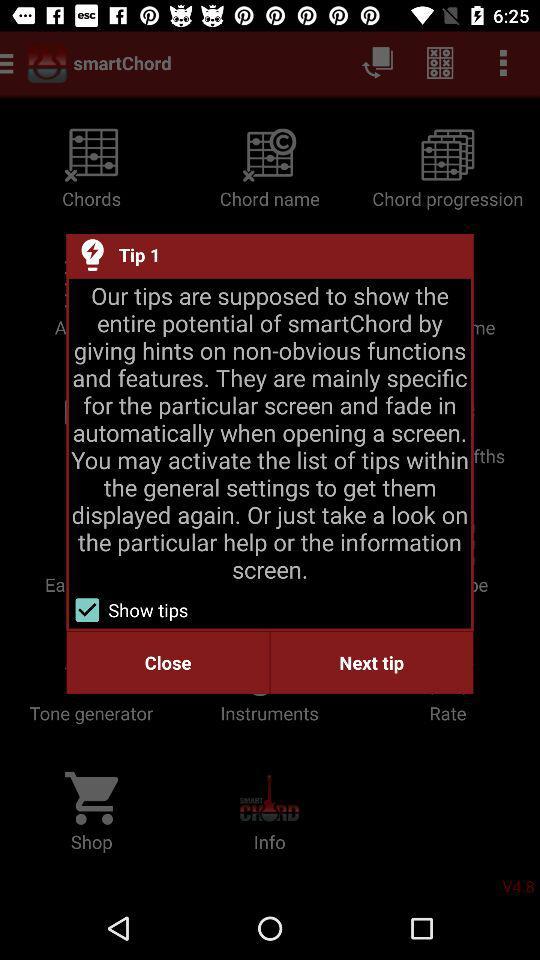 The width and height of the screenshot is (540, 960). I want to click on the icon to the left of the next tip, so click(167, 662).